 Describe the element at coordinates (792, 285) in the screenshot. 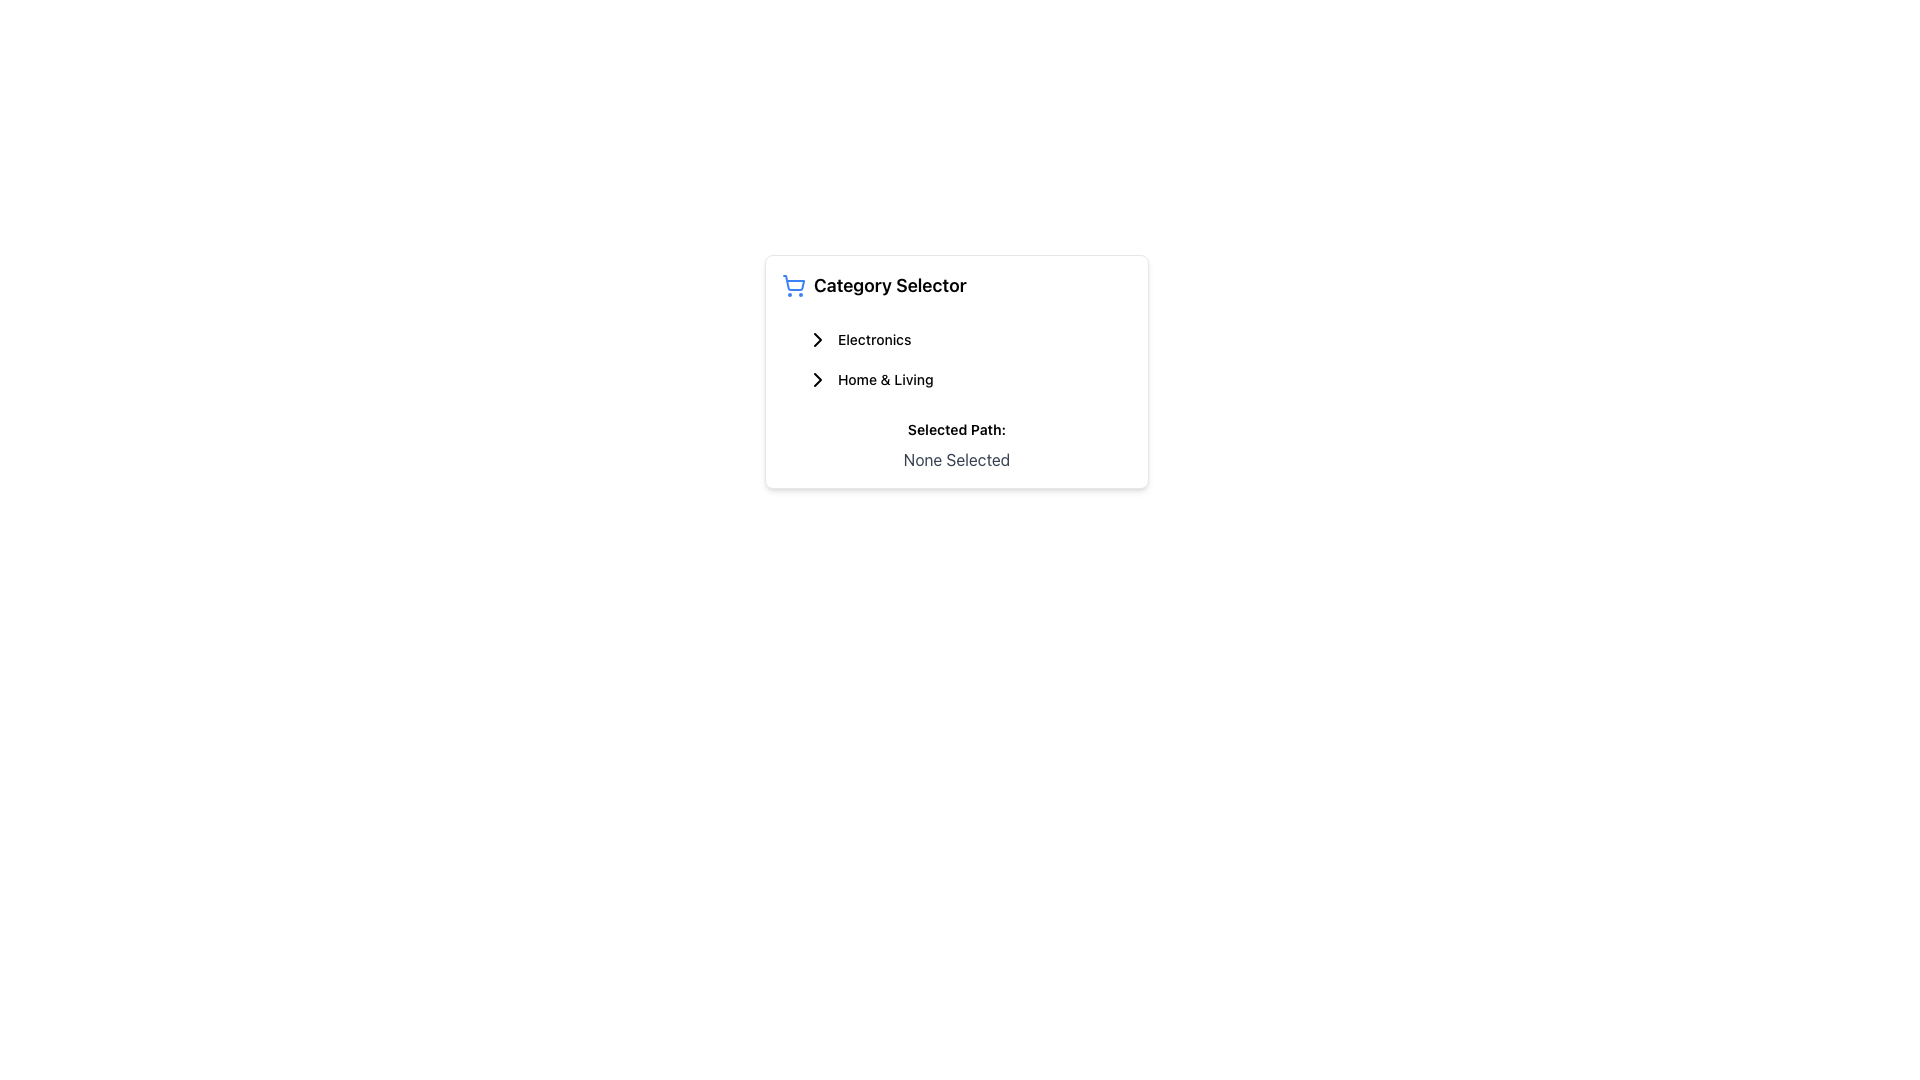

I see `the blue shopping cart icon located to the left of the 'Category Selector' title` at that location.